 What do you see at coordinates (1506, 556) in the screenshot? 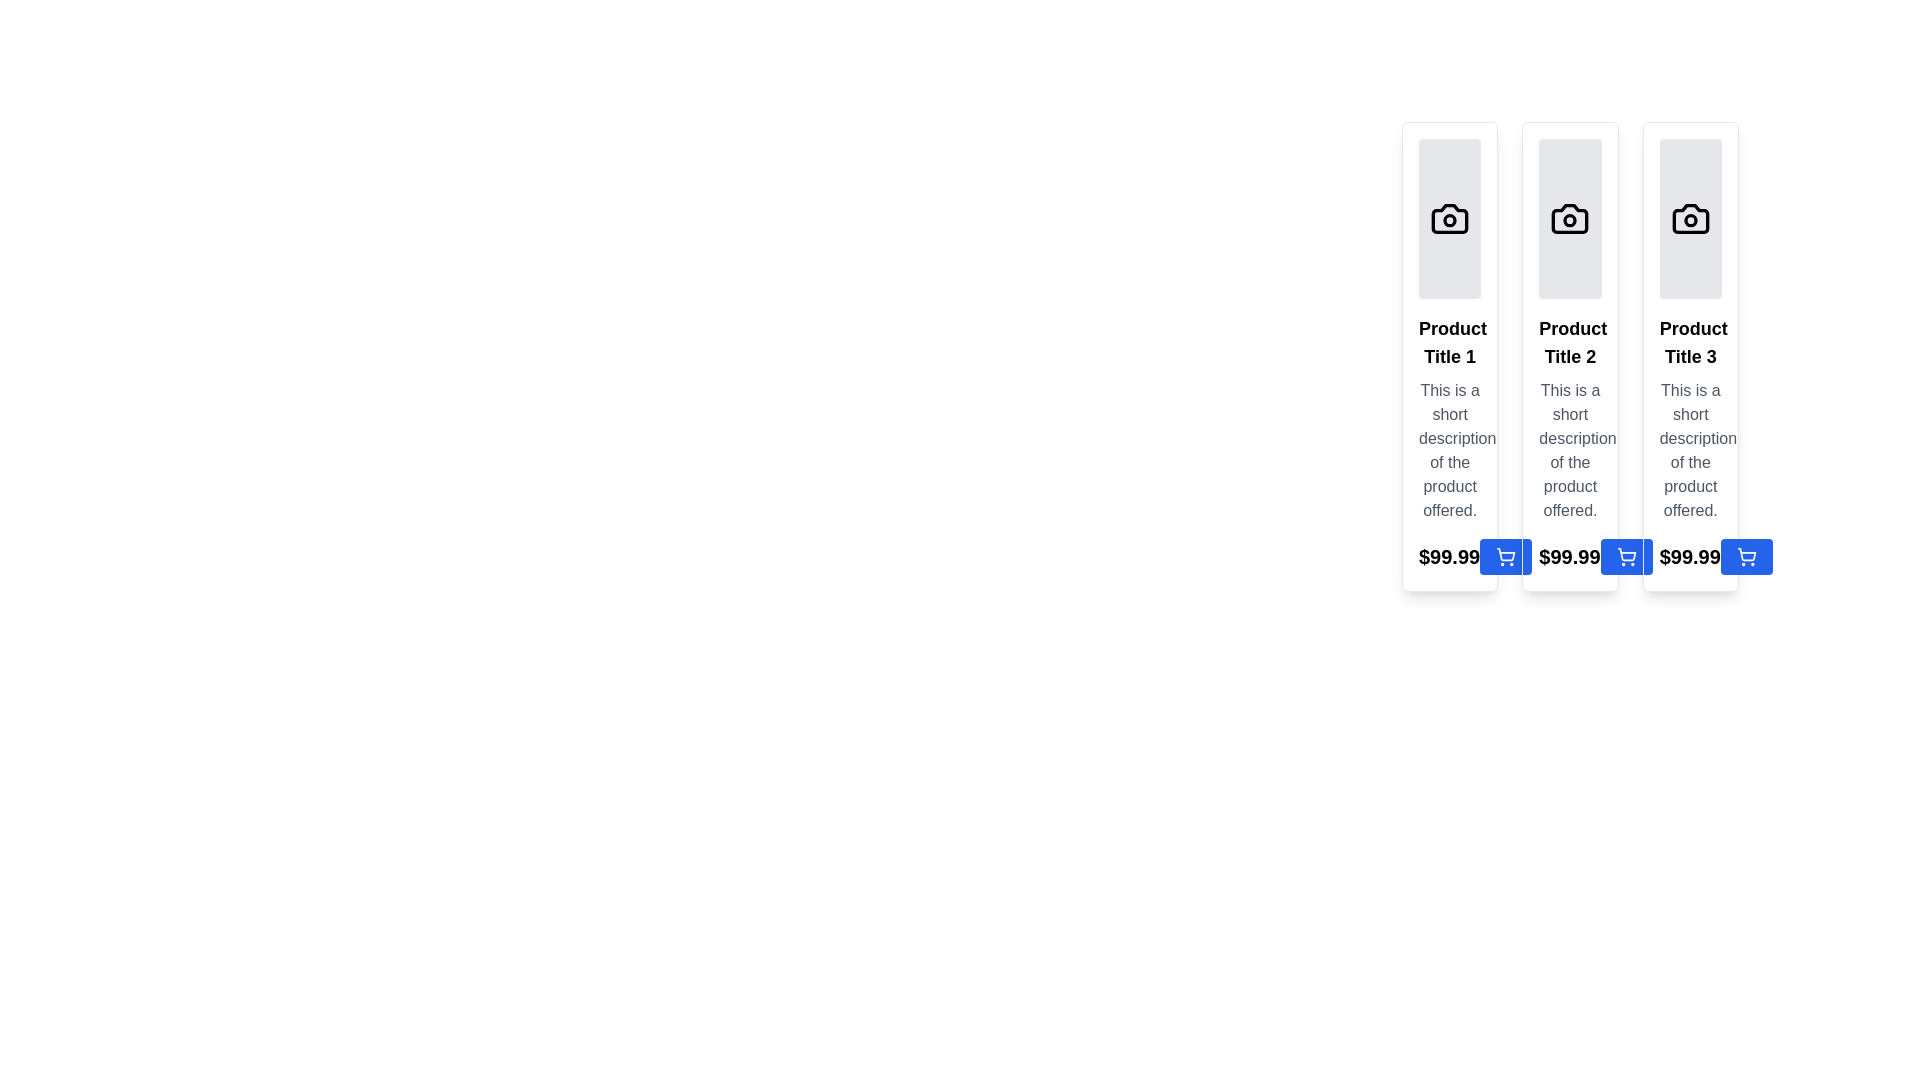
I see `the button located in the lower-right corner of the second product card` at bounding box center [1506, 556].